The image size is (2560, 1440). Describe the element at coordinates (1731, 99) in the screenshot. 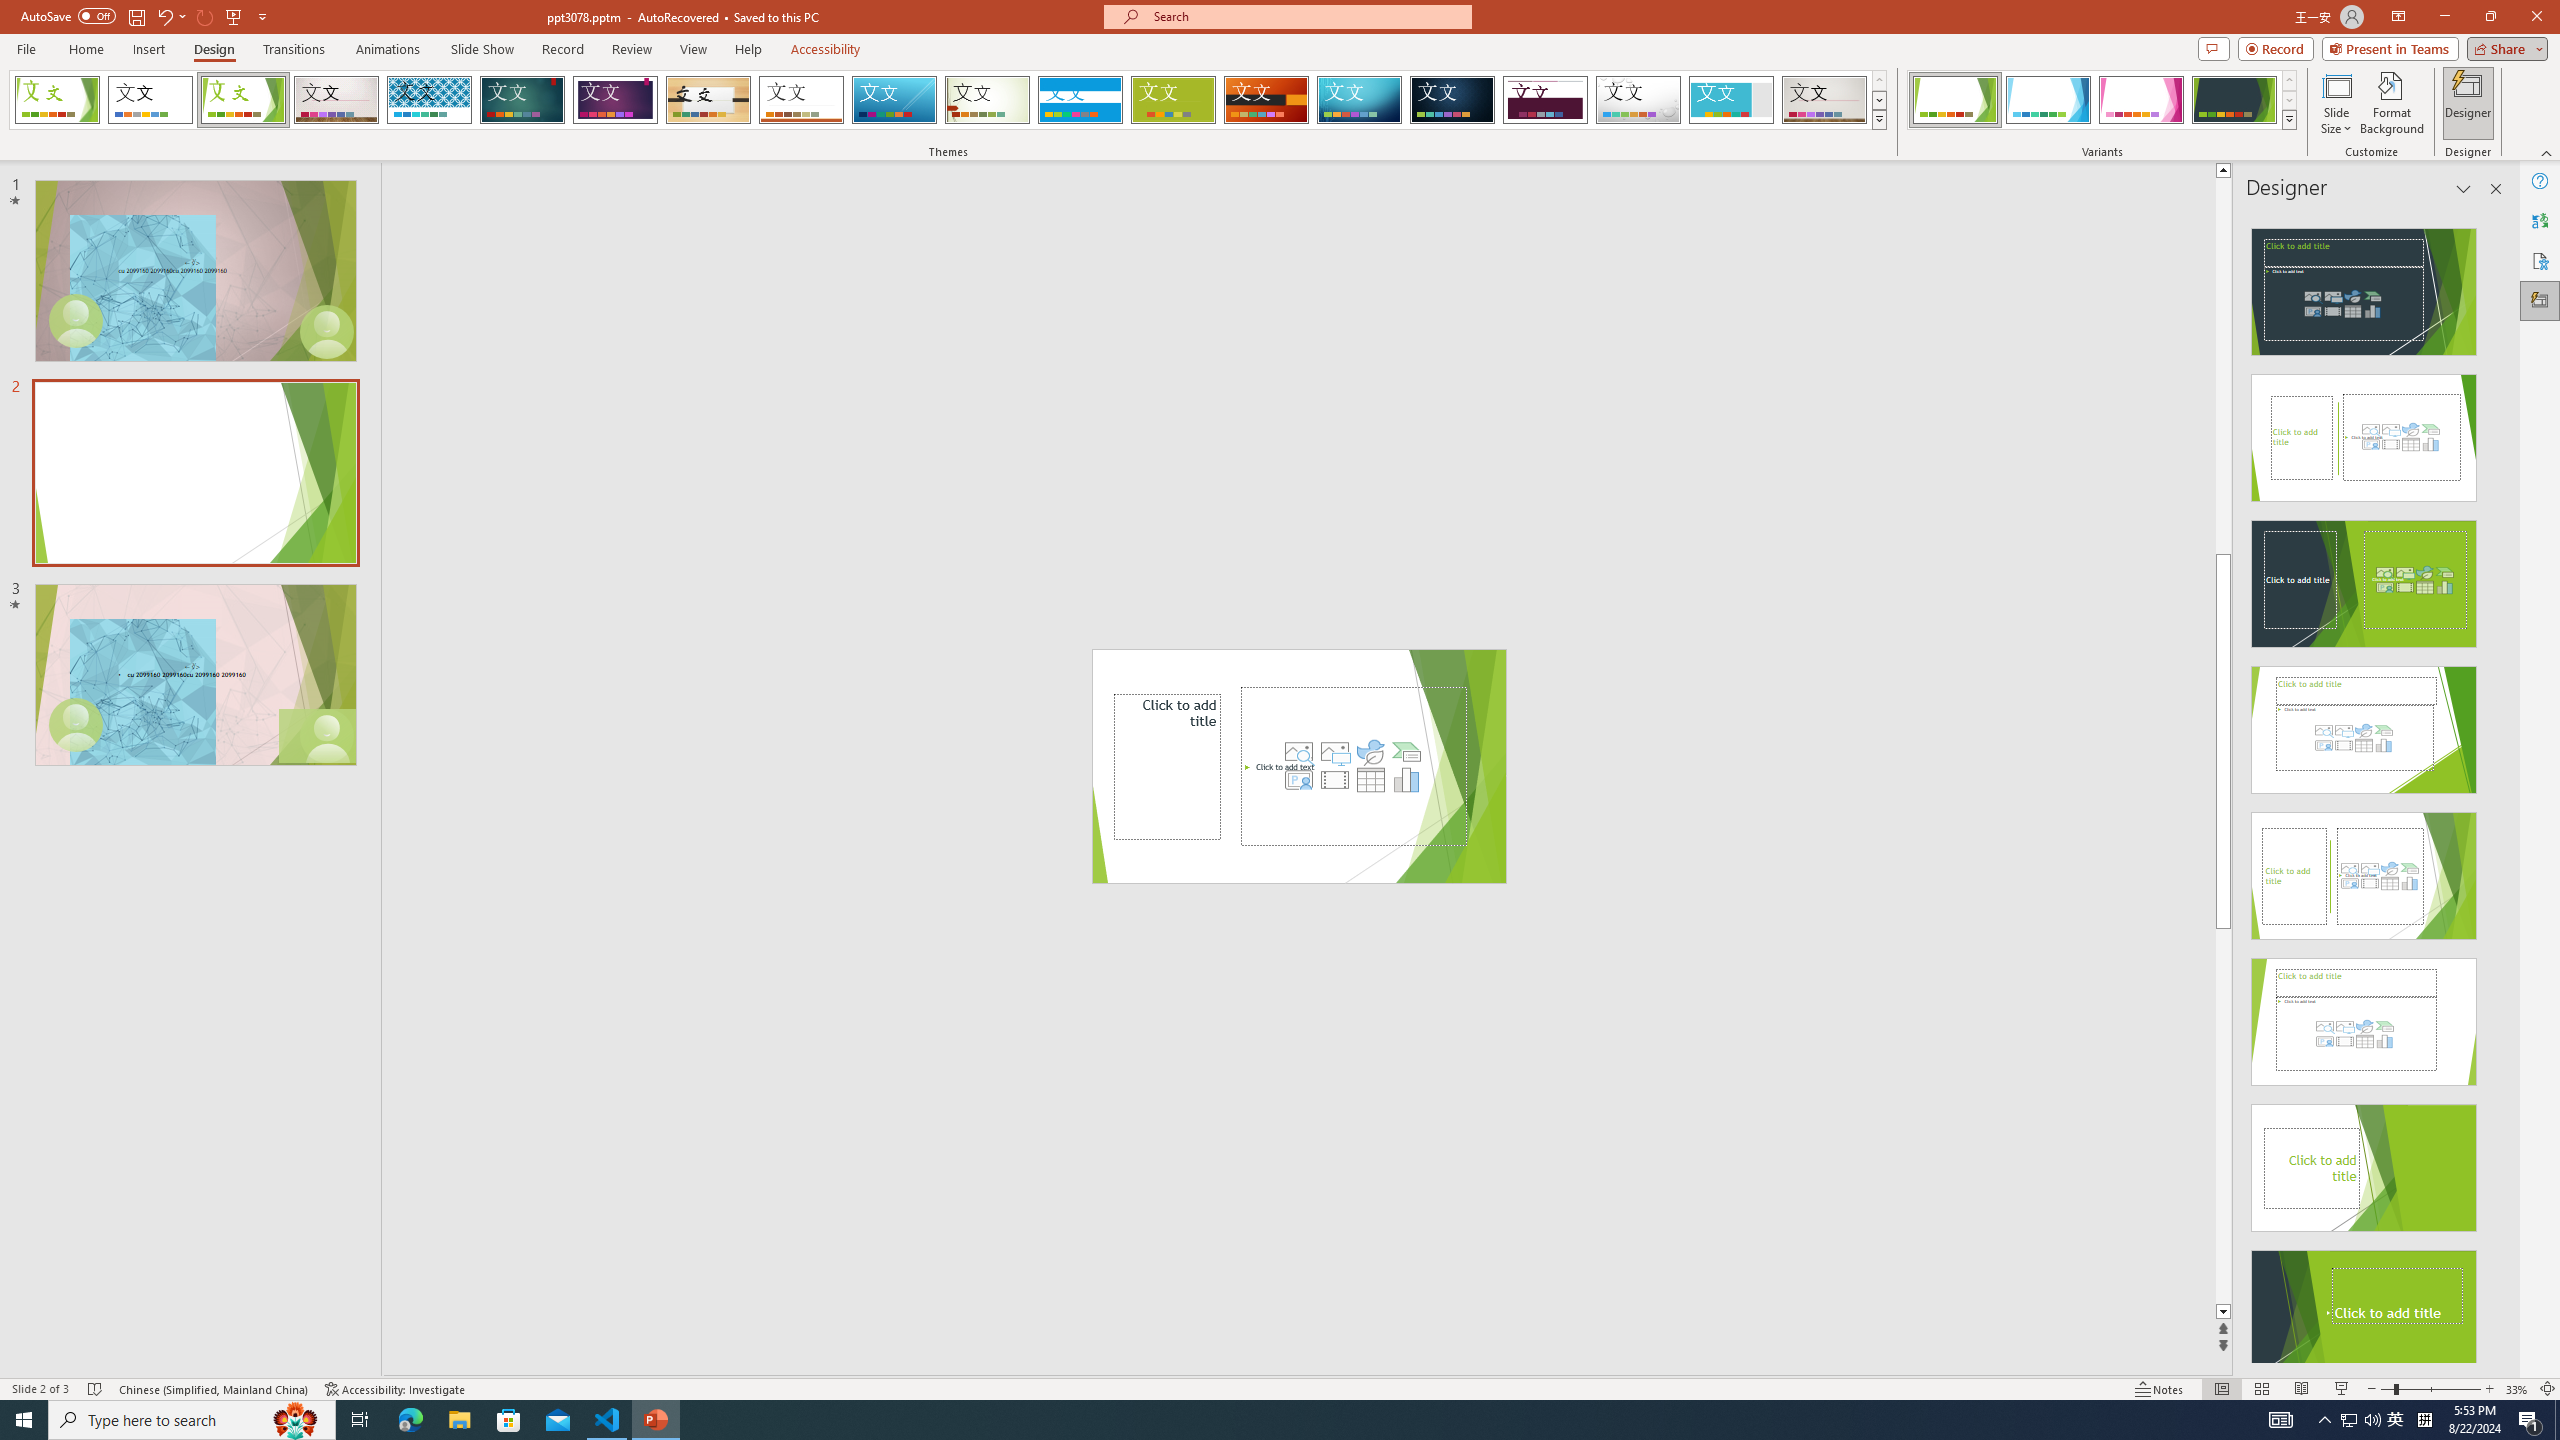

I see `'Frame'` at that location.